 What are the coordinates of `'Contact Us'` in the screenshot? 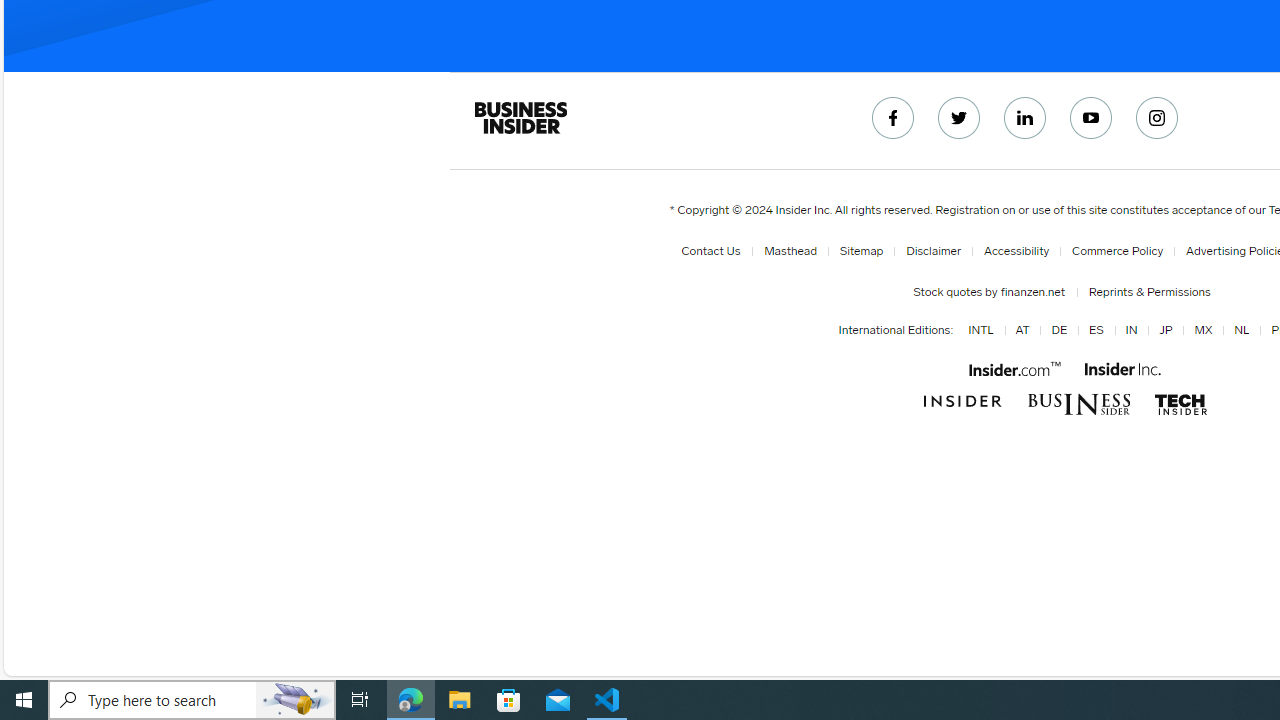 It's located at (714, 250).